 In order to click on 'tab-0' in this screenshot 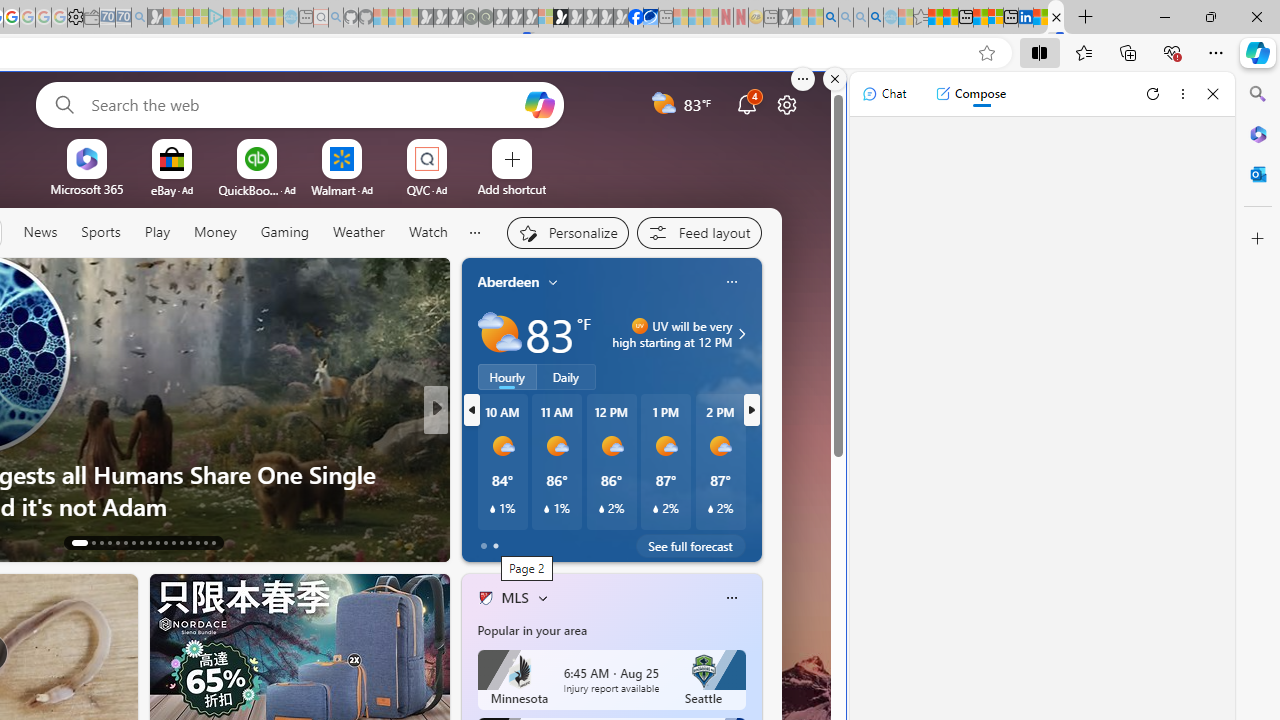, I will do `click(483, 546)`.